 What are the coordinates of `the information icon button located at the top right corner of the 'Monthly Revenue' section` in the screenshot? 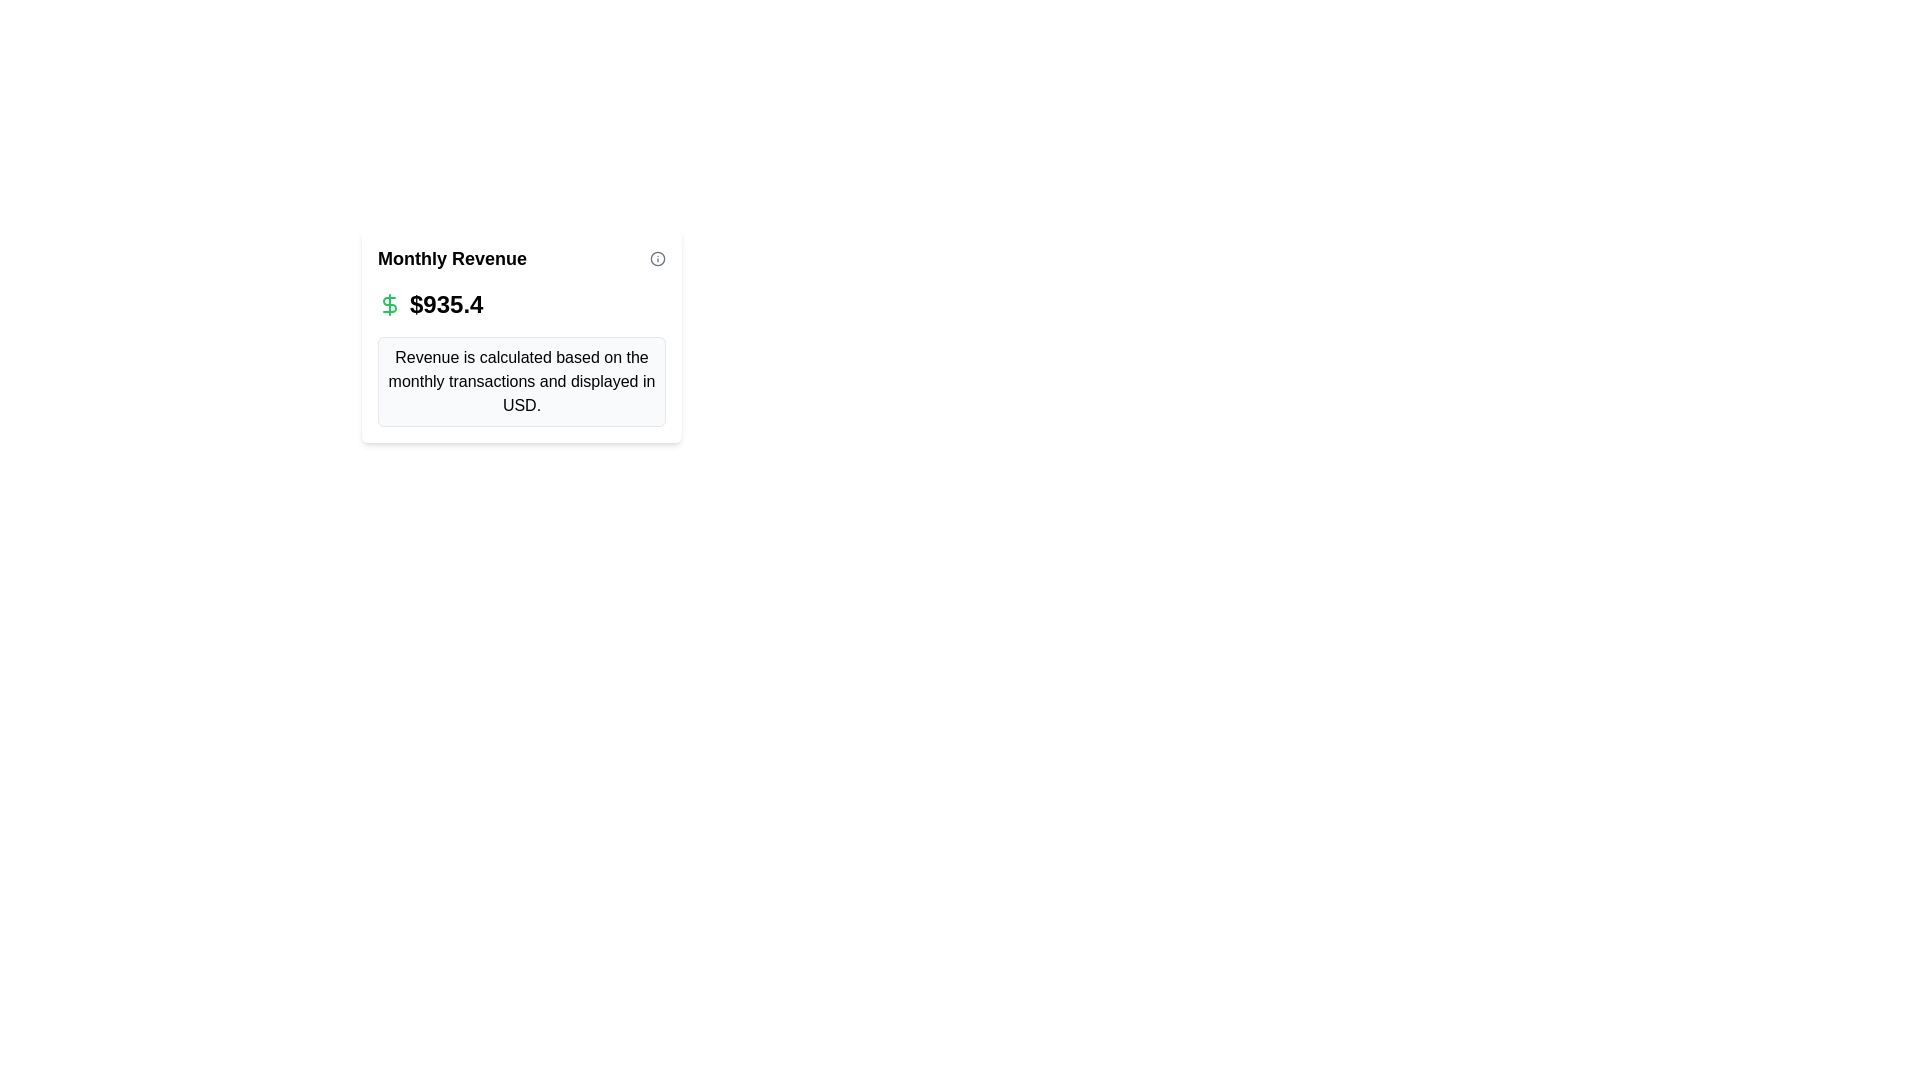 It's located at (657, 257).